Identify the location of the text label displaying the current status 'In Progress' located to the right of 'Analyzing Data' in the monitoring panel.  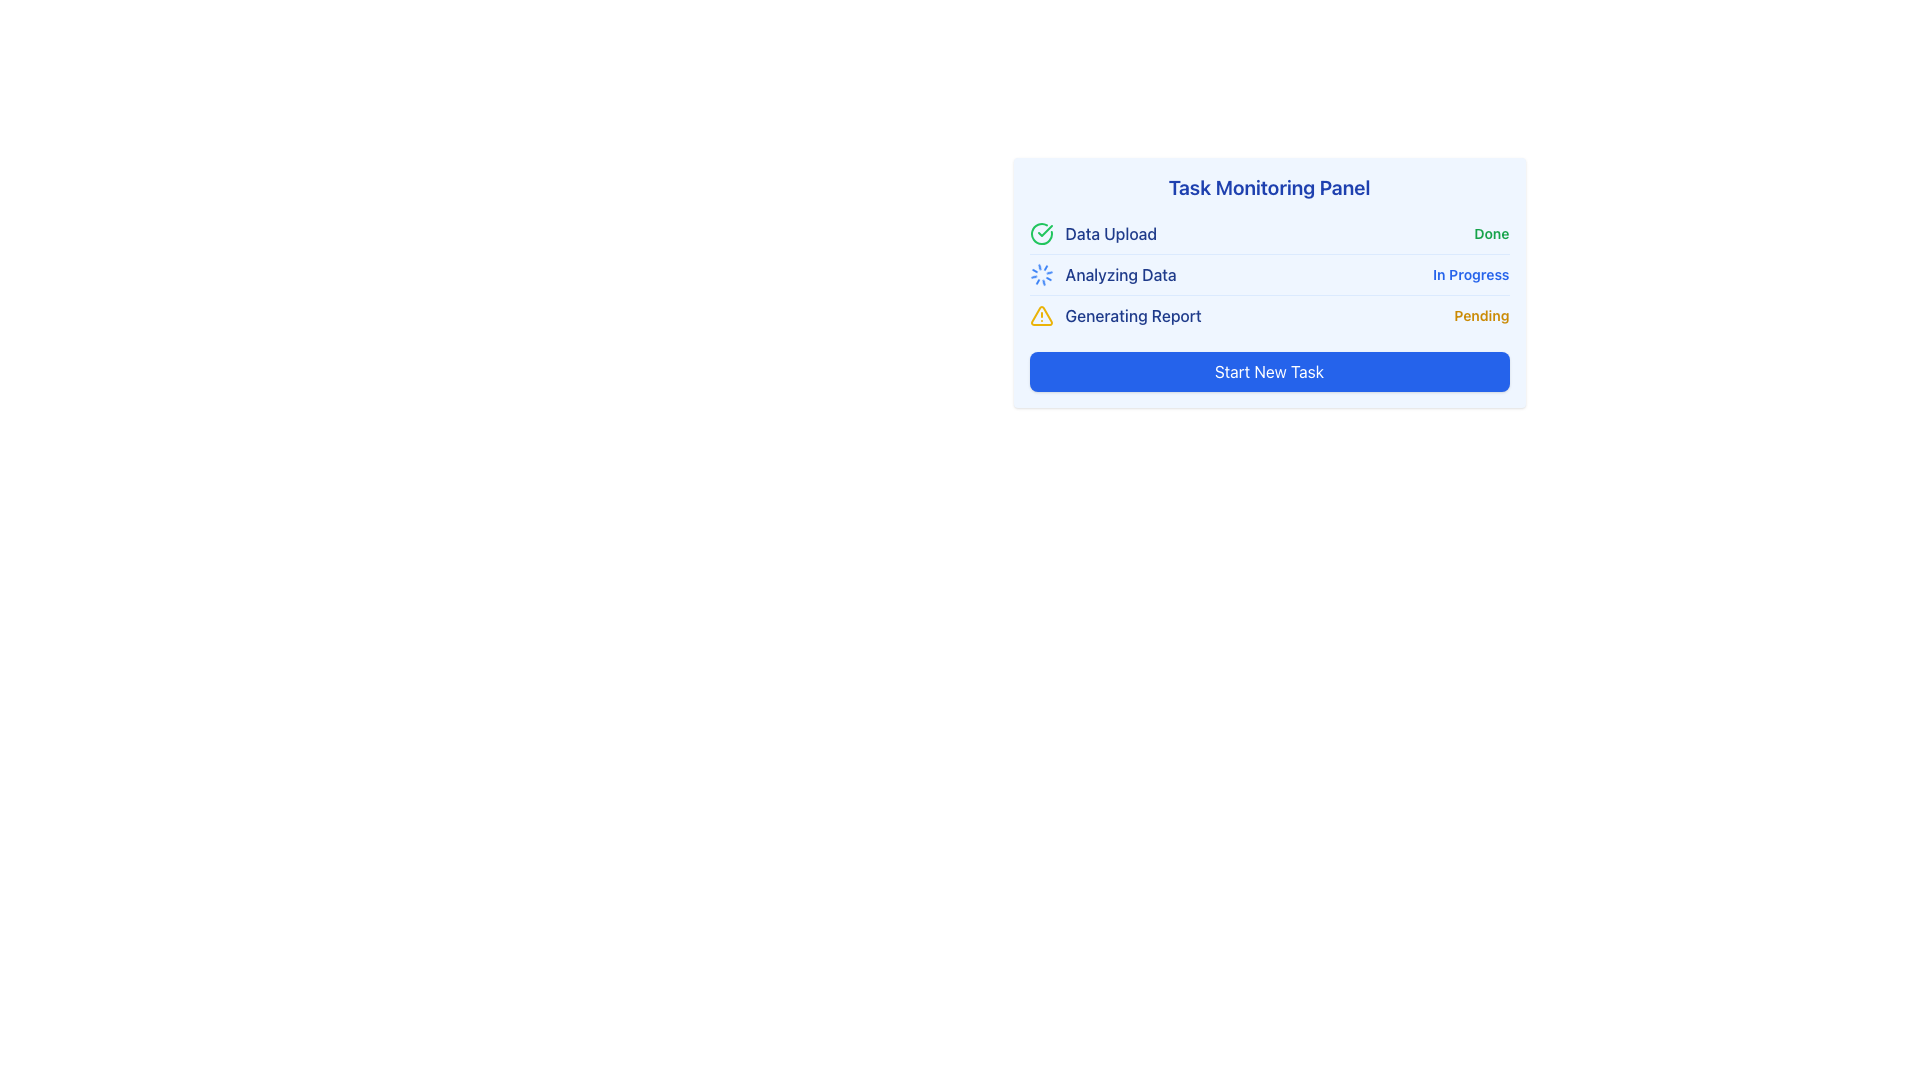
(1471, 274).